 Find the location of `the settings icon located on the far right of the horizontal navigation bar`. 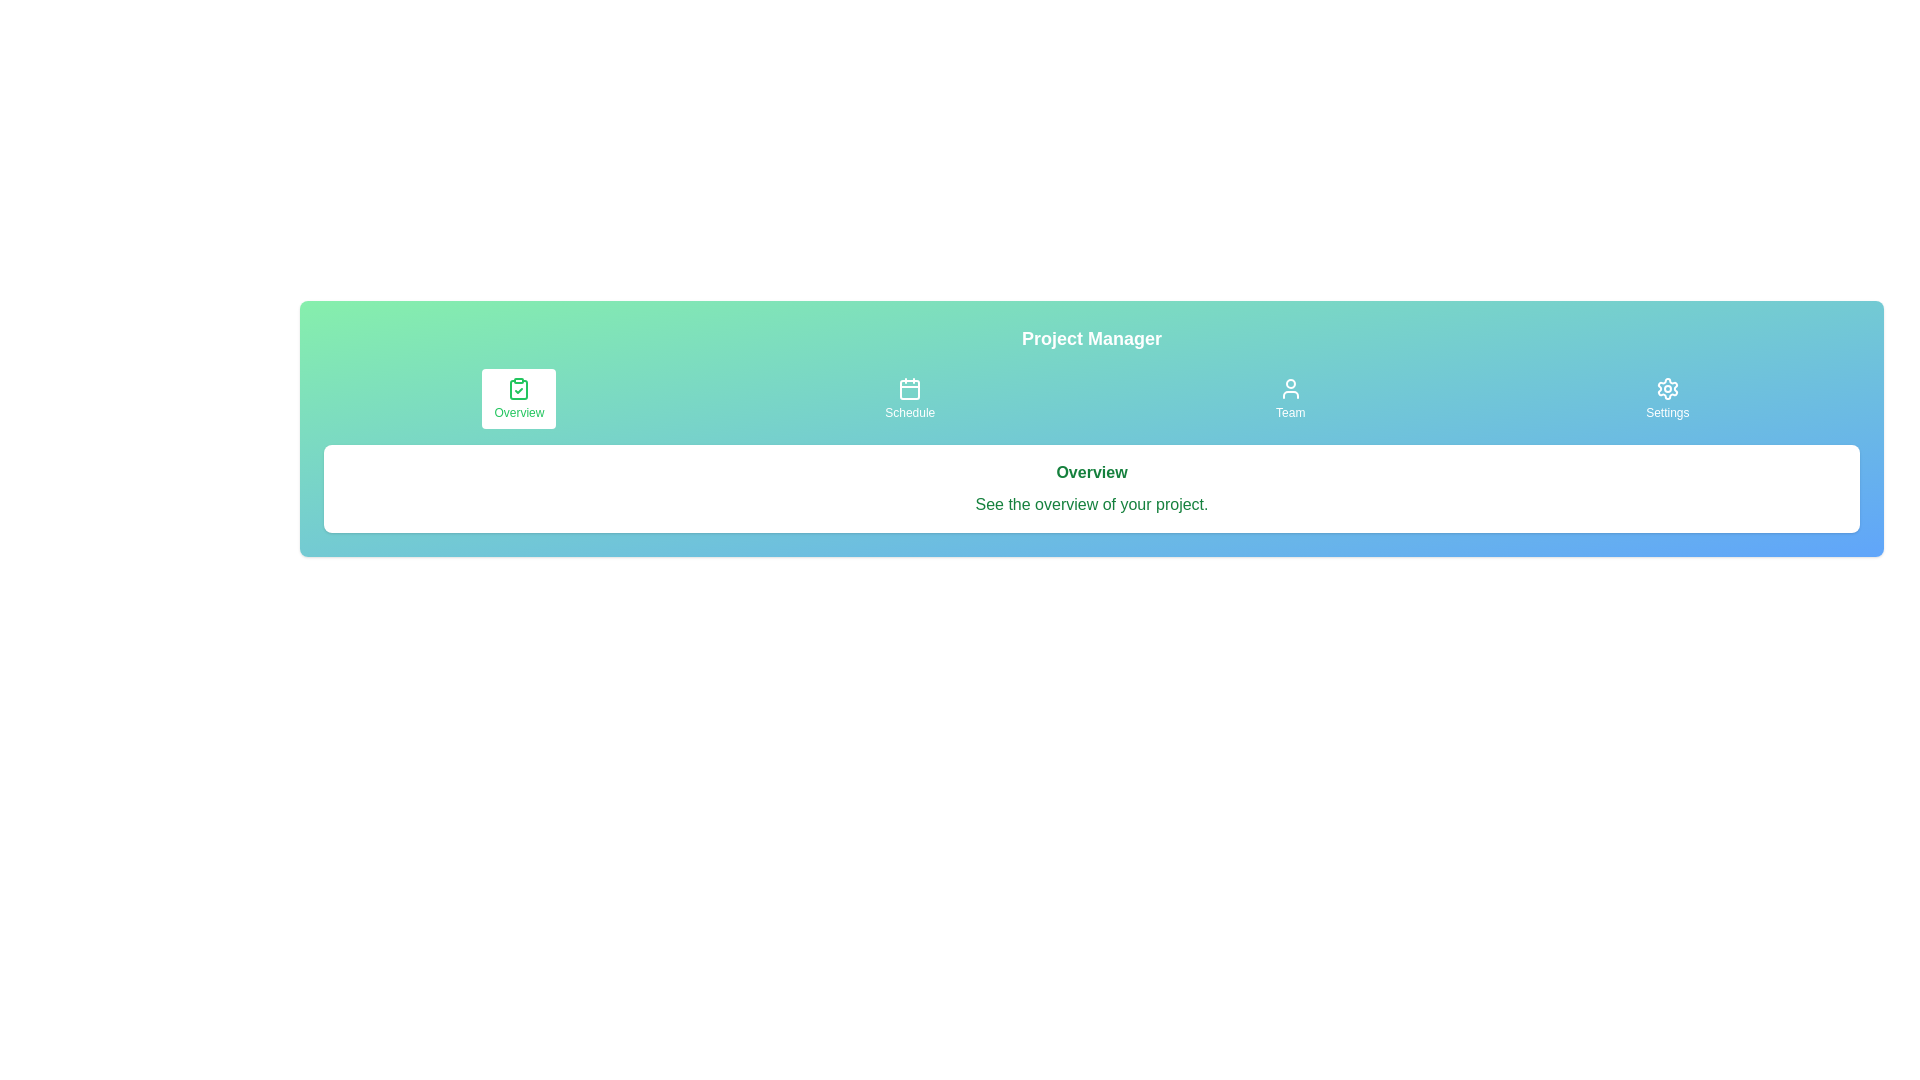

the settings icon located on the far right of the horizontal navigation bar is located at coordinates (1667, 389).